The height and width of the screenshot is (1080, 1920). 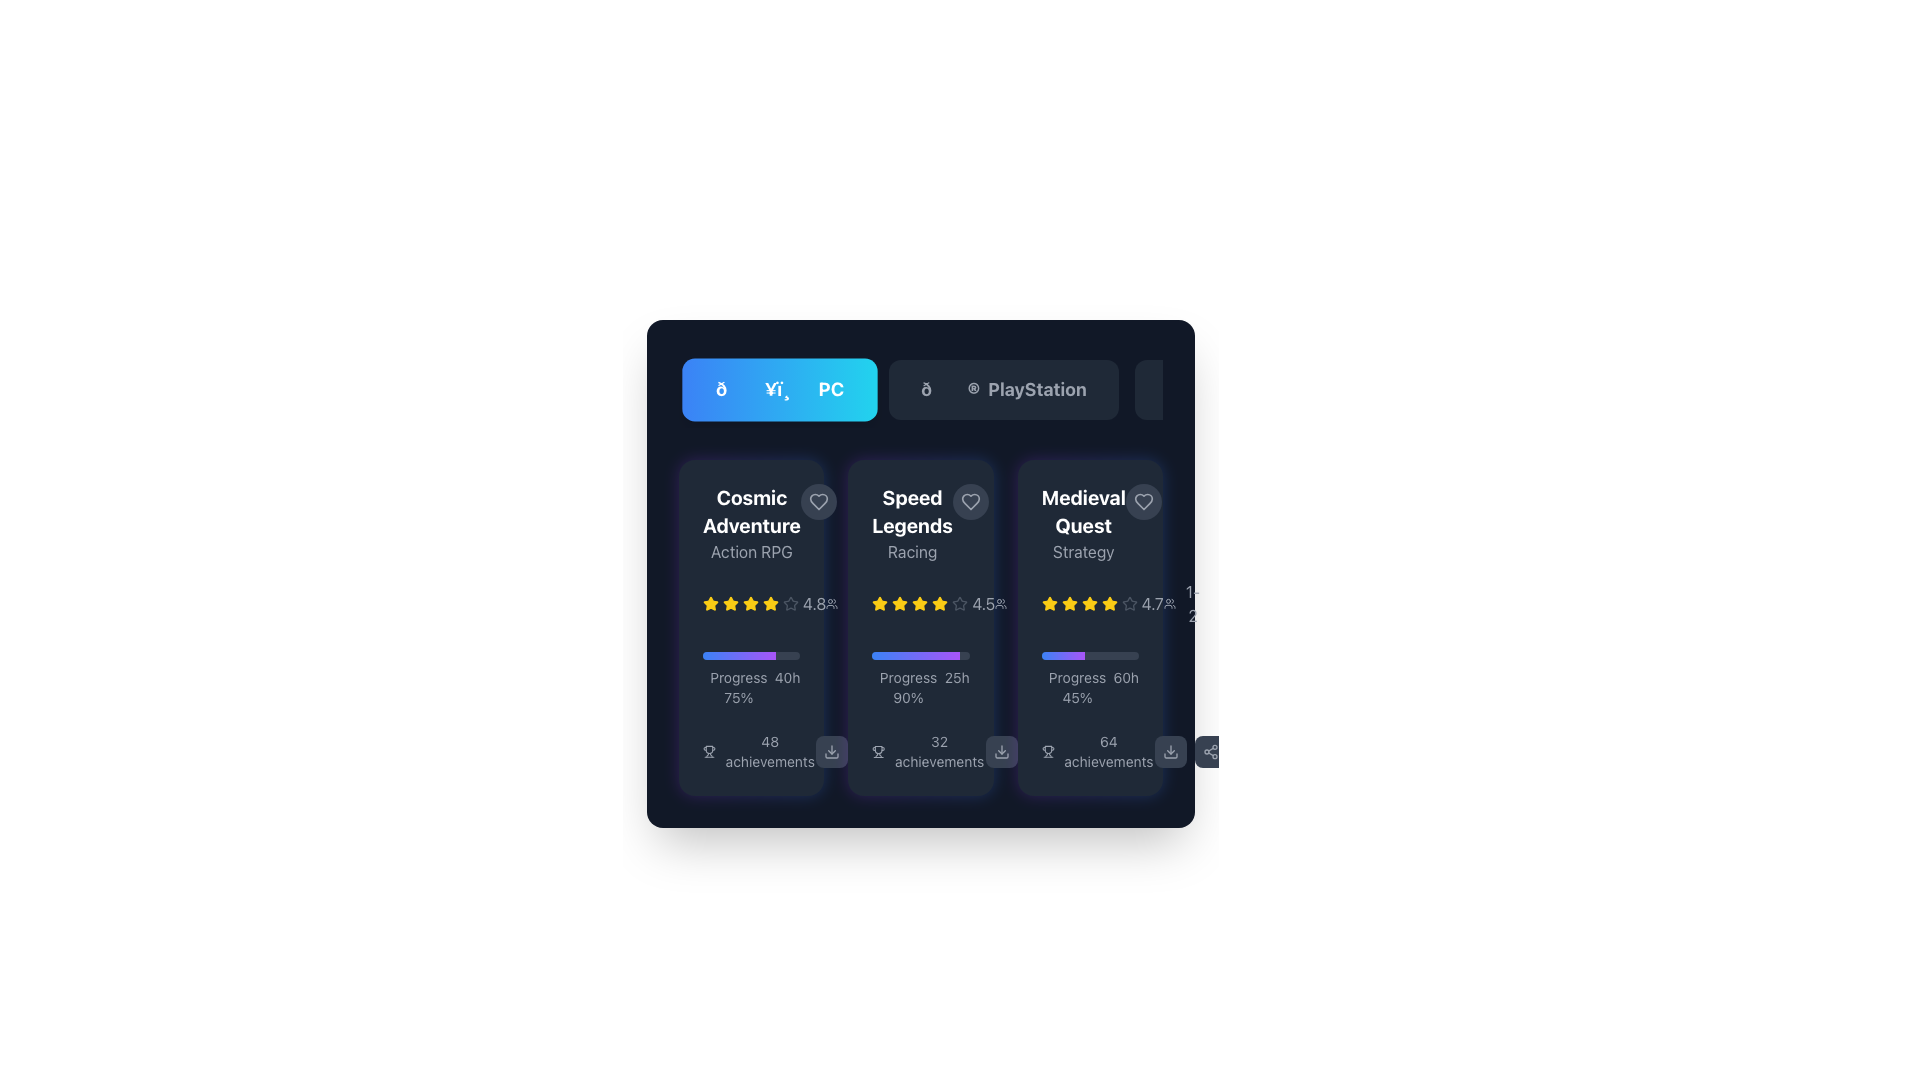 I want to click on the rectangular dark gray button labeled 'PlayStation' located between the 'PC' and 'Xbox' buttons to filter content, so click(x=1003, y=389).